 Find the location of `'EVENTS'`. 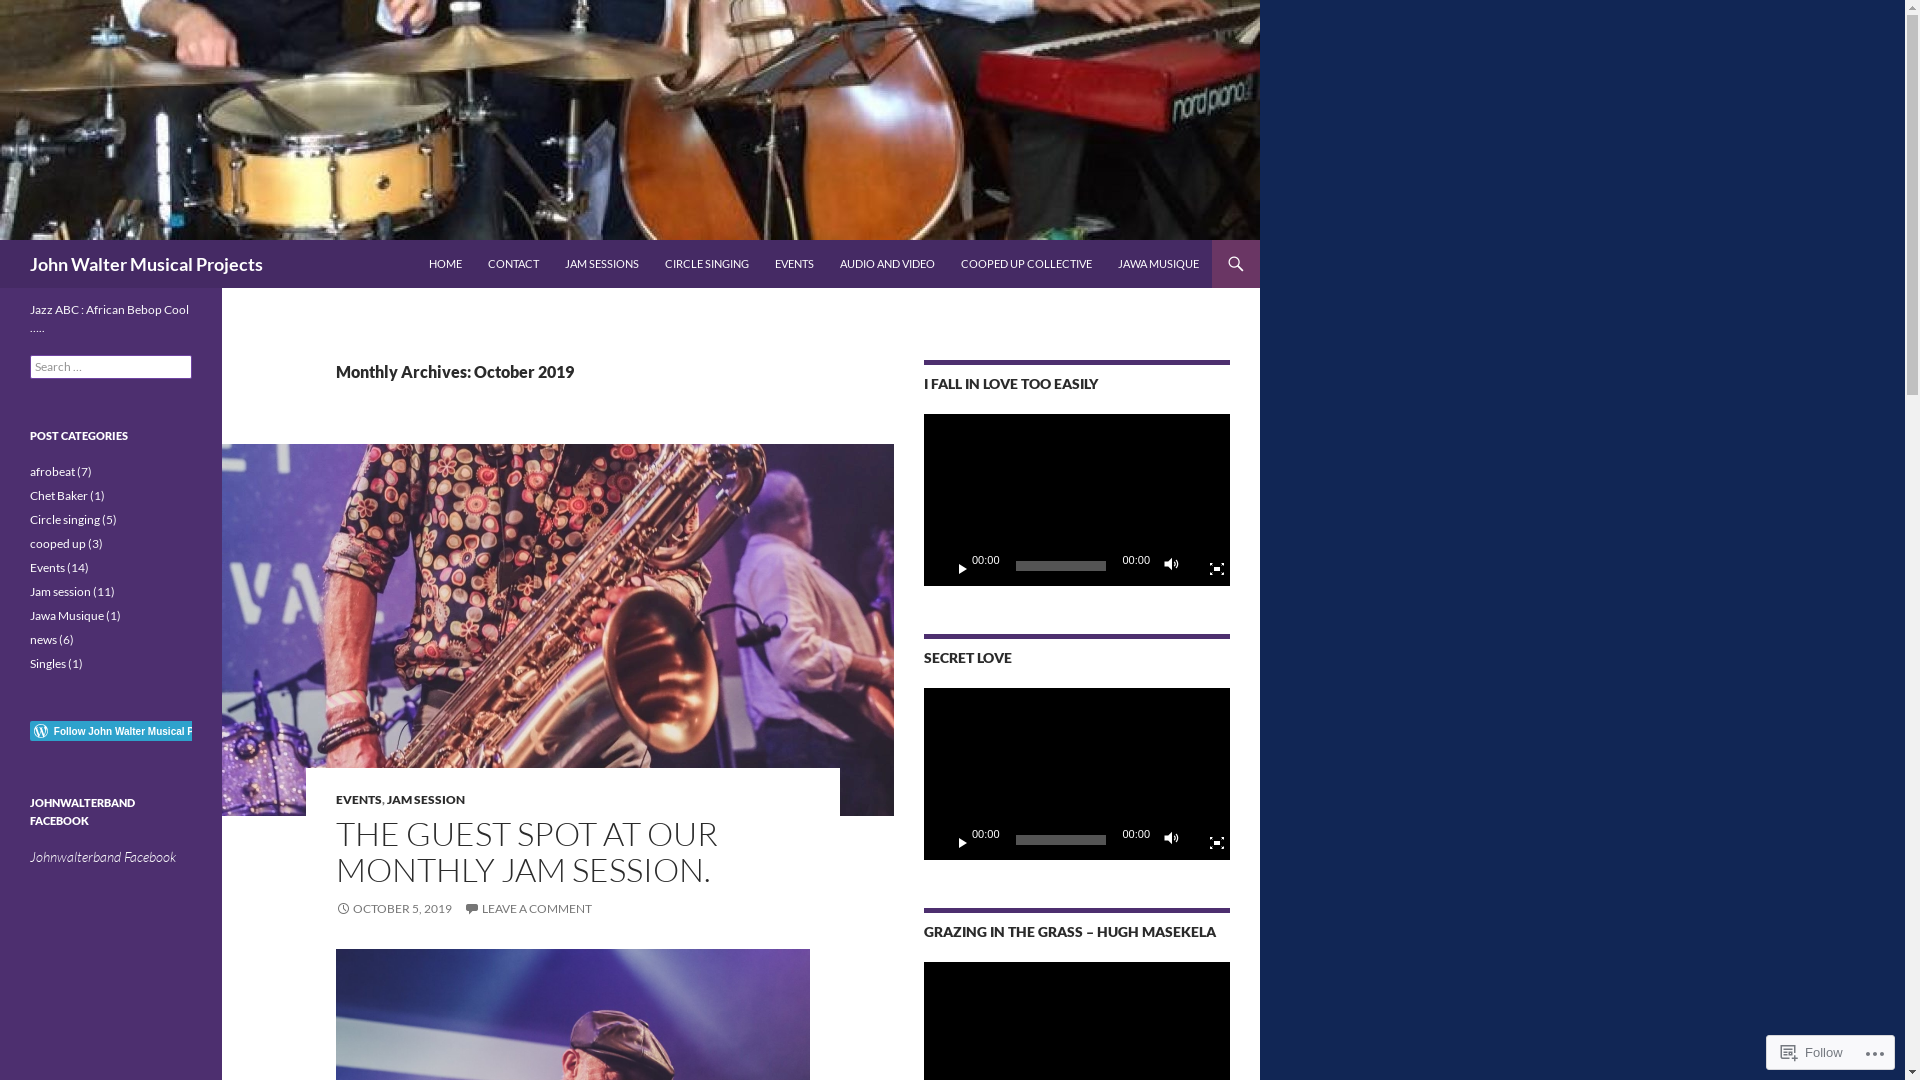

'EVENTS' is located at coordinates (359, 798).